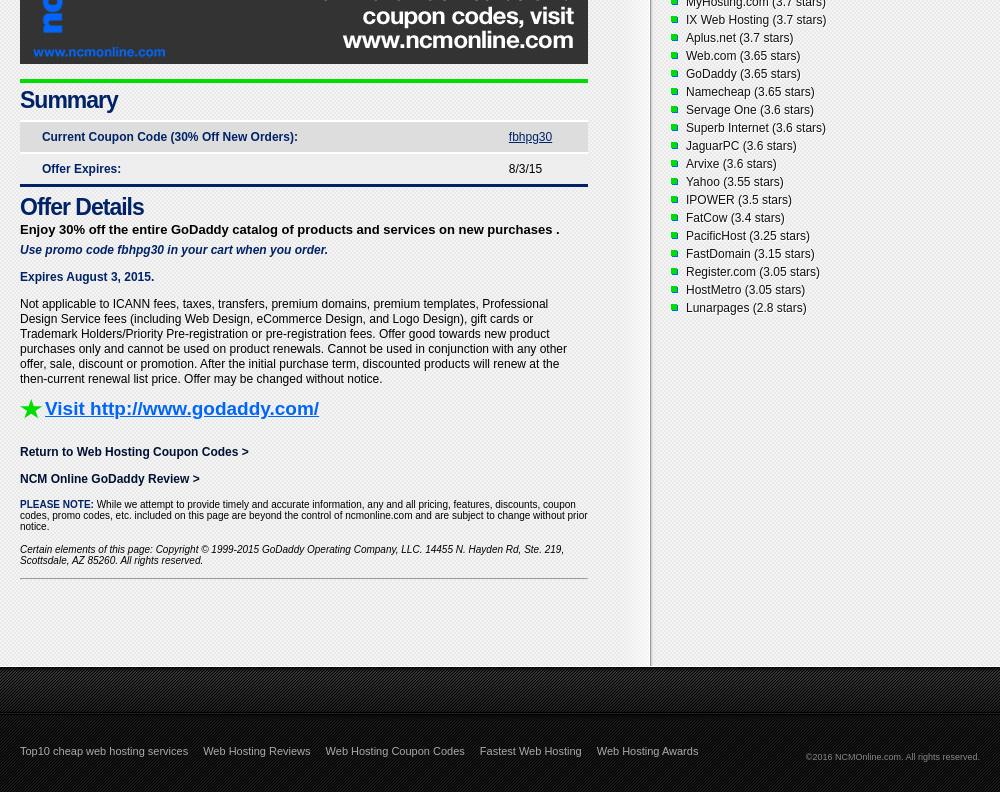  What do you see at coordinates (756, 126) in the screenshot?
I see `'Superb Internet (3.6 stars)'` at bounding box center [756, 126].